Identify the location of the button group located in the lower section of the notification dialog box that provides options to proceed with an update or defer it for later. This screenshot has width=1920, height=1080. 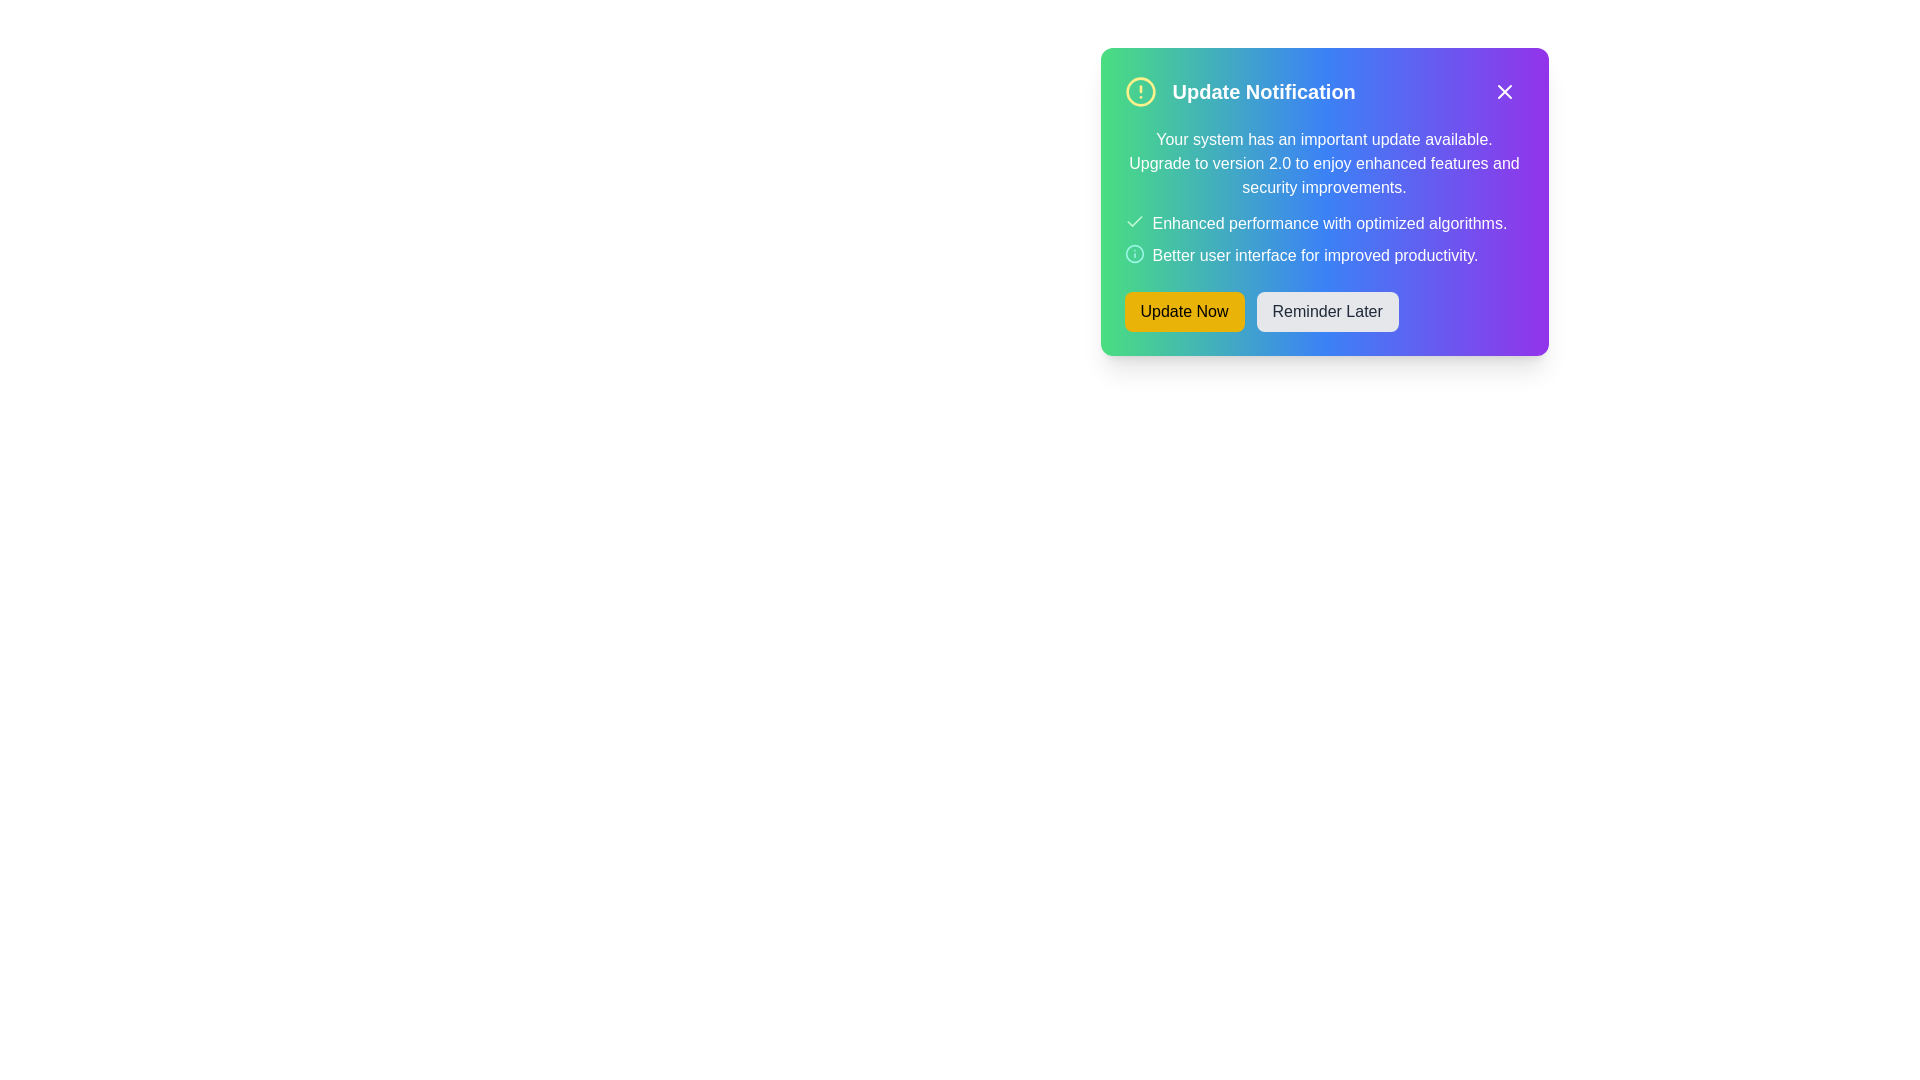
(1324, 312).